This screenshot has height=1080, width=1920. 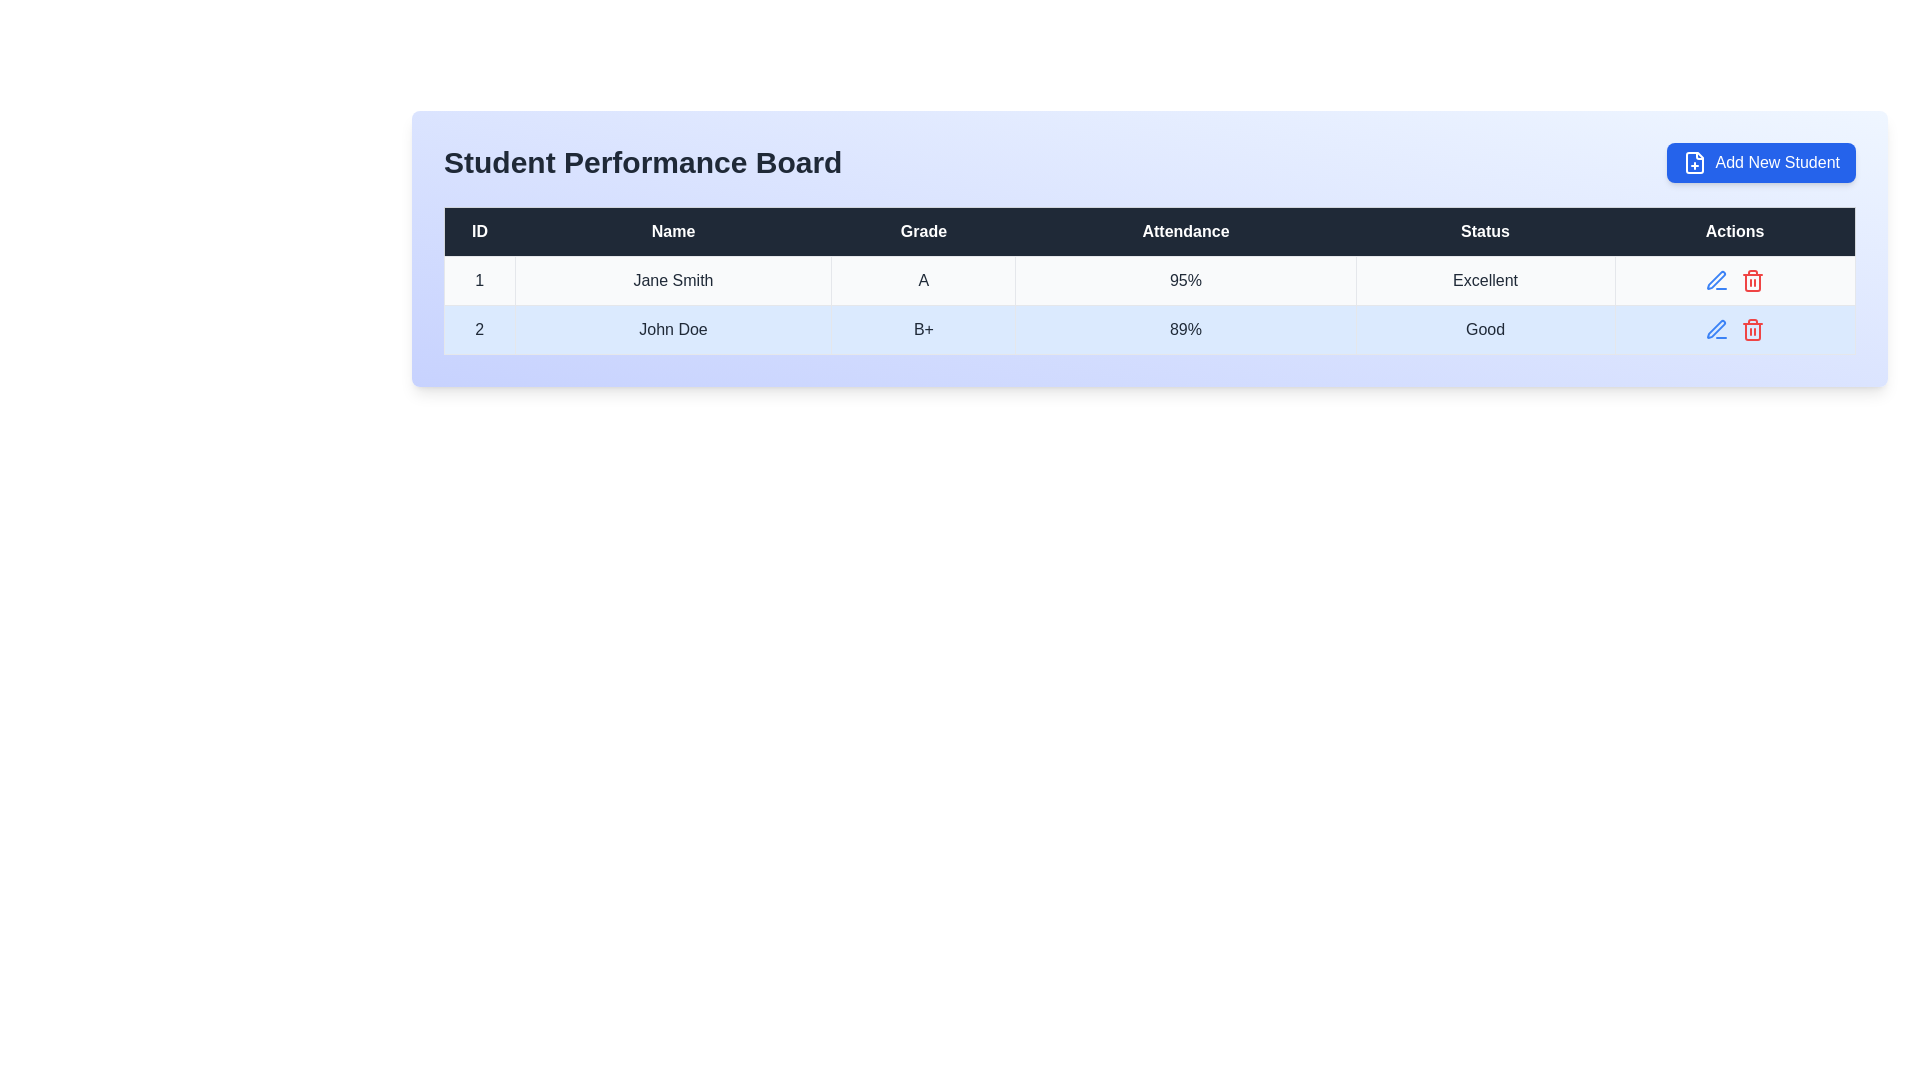 I want to click on the table cell displaying the number '2', which is located in the second row and first column of the table under the header 'ID', so click(x=478, y=329).